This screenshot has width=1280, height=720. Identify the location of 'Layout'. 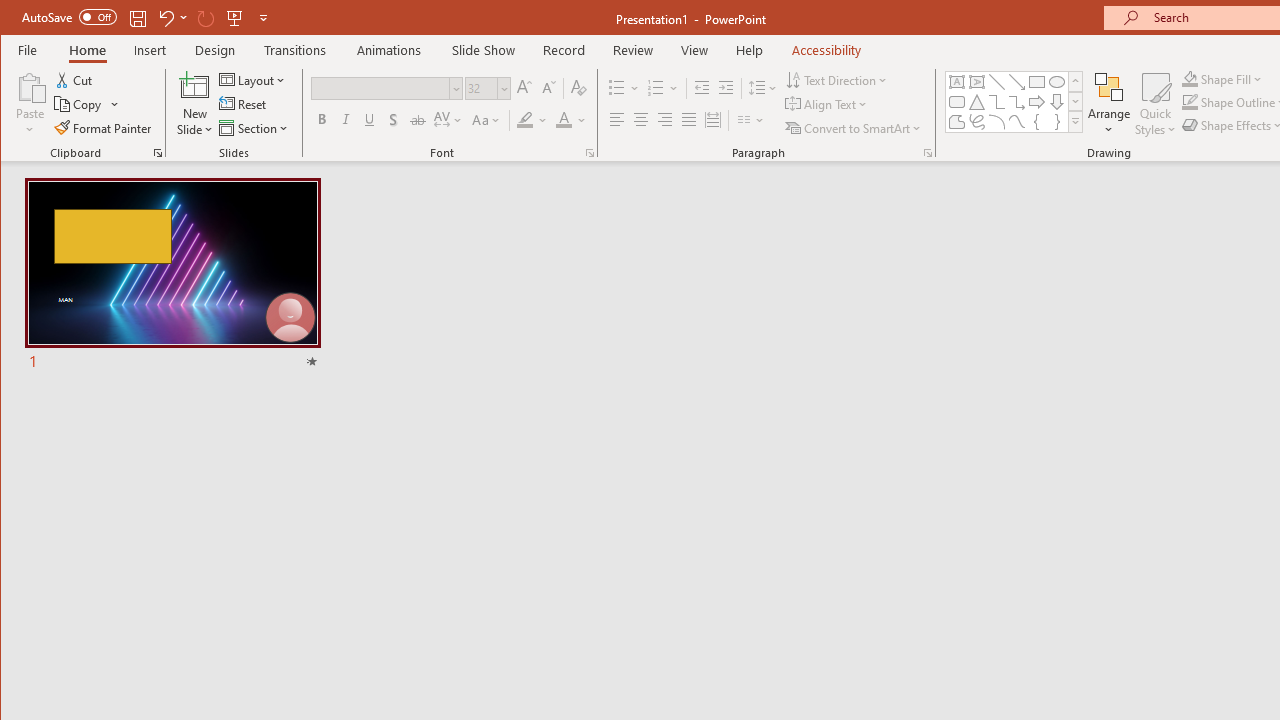
(253, 79).